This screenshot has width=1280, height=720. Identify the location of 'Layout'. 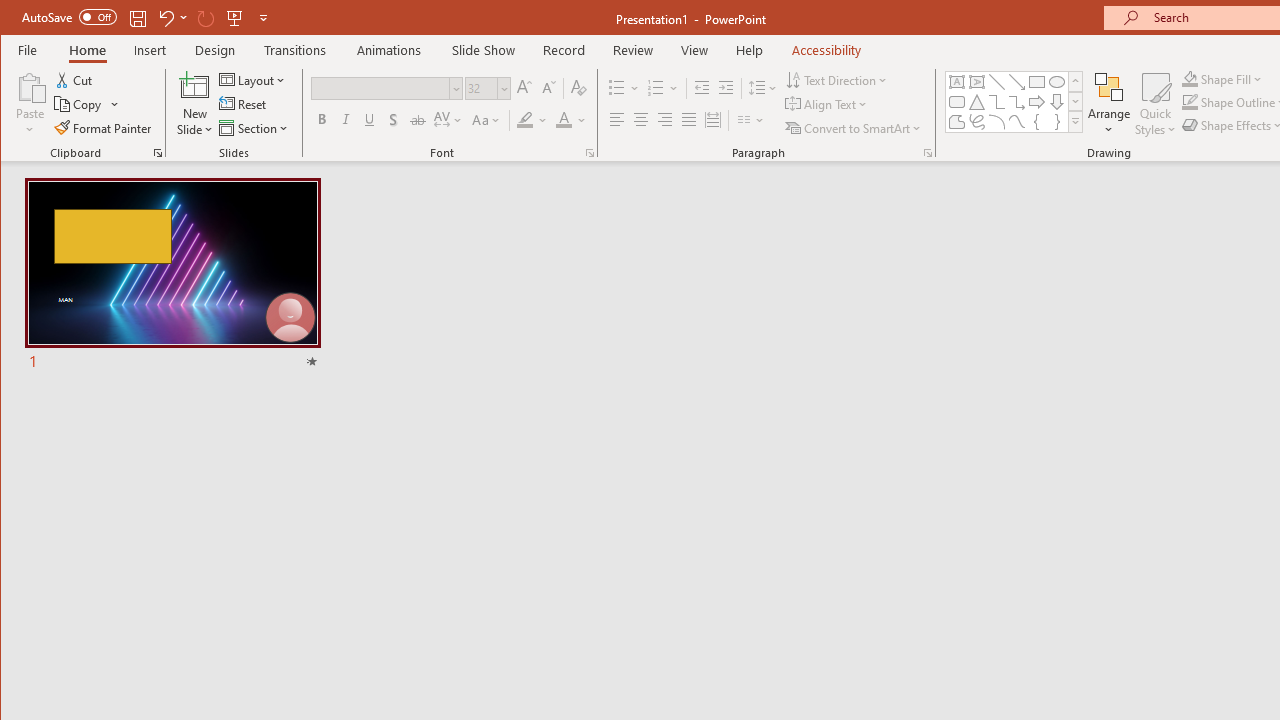
(253, 79).